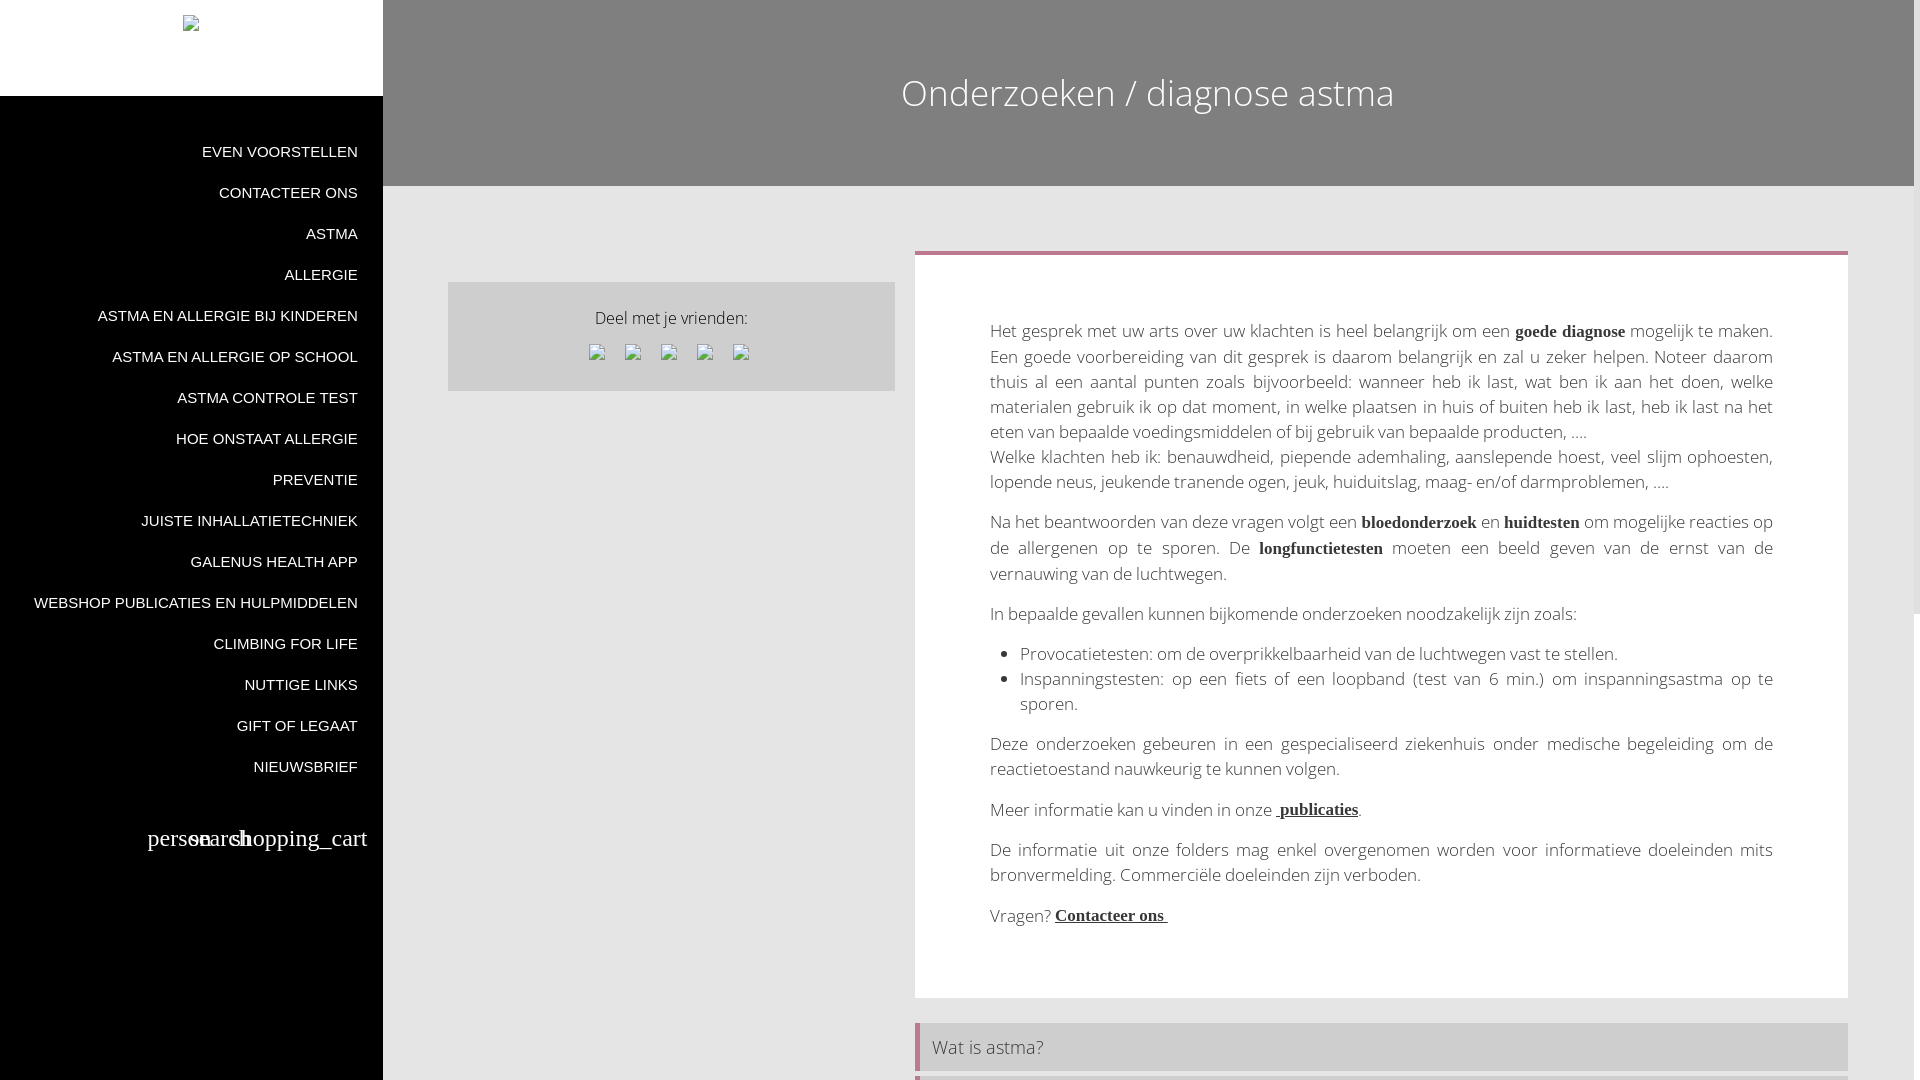 This screenshot has height=1080, width=1920. Describe the element at coordinates (708, 353) in the screenshot. I see `'Share via mail'` at that location.